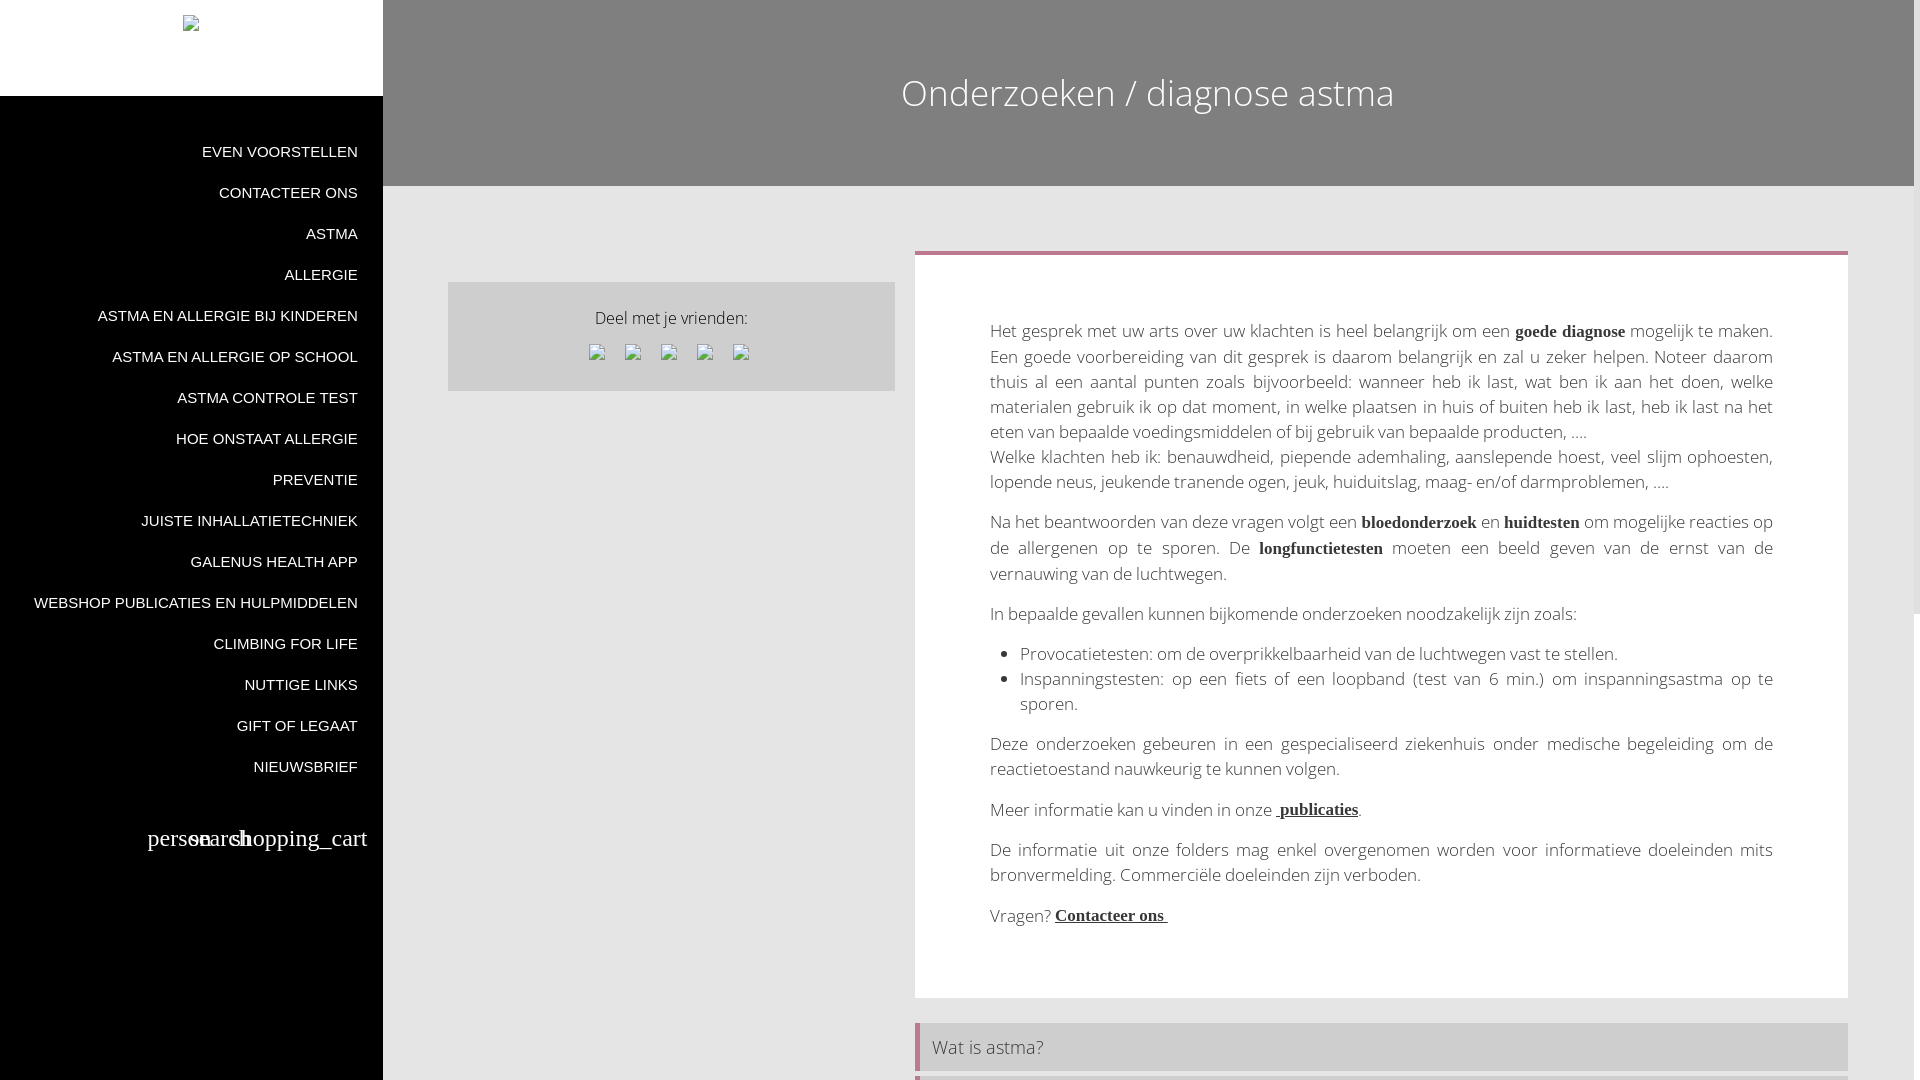 This screenshot has height=1080, width=1920. Describe the element at coordinates (708, 353) in the screenshot. I see `'Share via mail'` at that location.